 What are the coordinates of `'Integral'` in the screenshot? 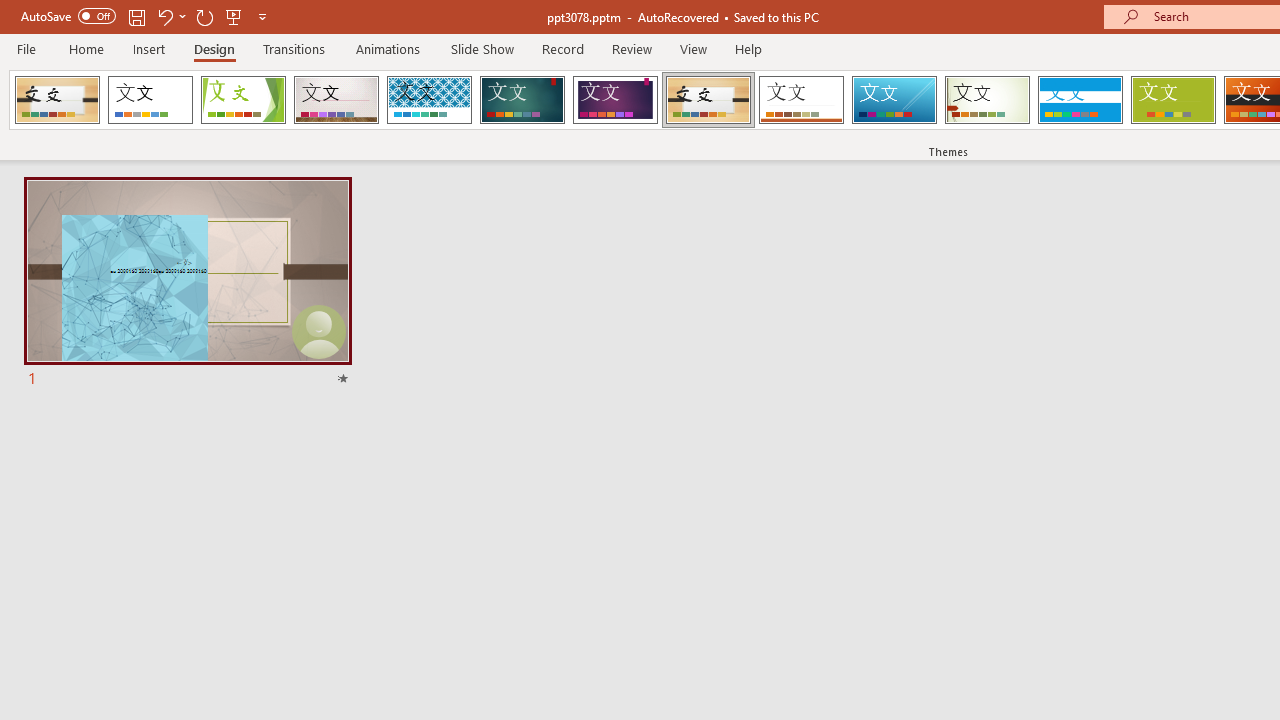 It's located at (428, 100).